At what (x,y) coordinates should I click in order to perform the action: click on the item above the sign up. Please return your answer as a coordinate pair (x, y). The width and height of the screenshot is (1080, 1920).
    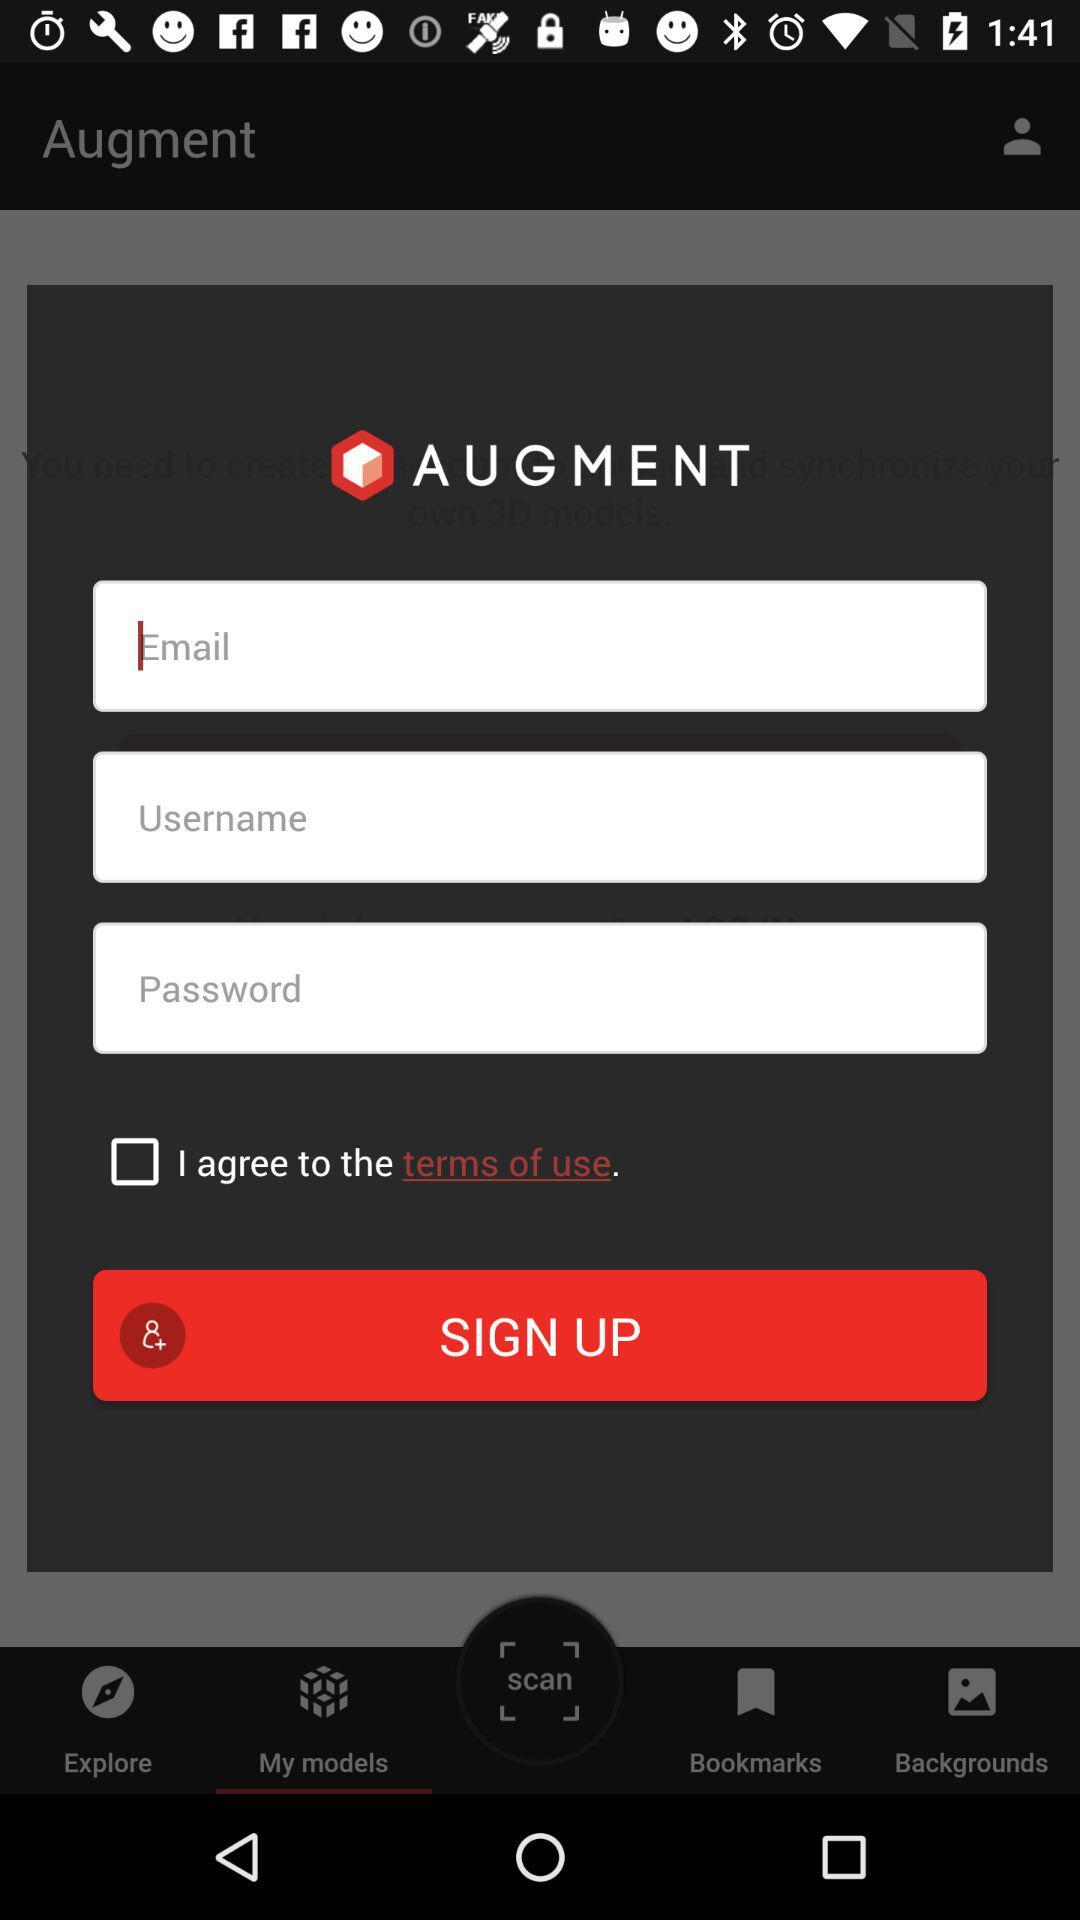
    Looking at the image, I should click on (398, 1161).